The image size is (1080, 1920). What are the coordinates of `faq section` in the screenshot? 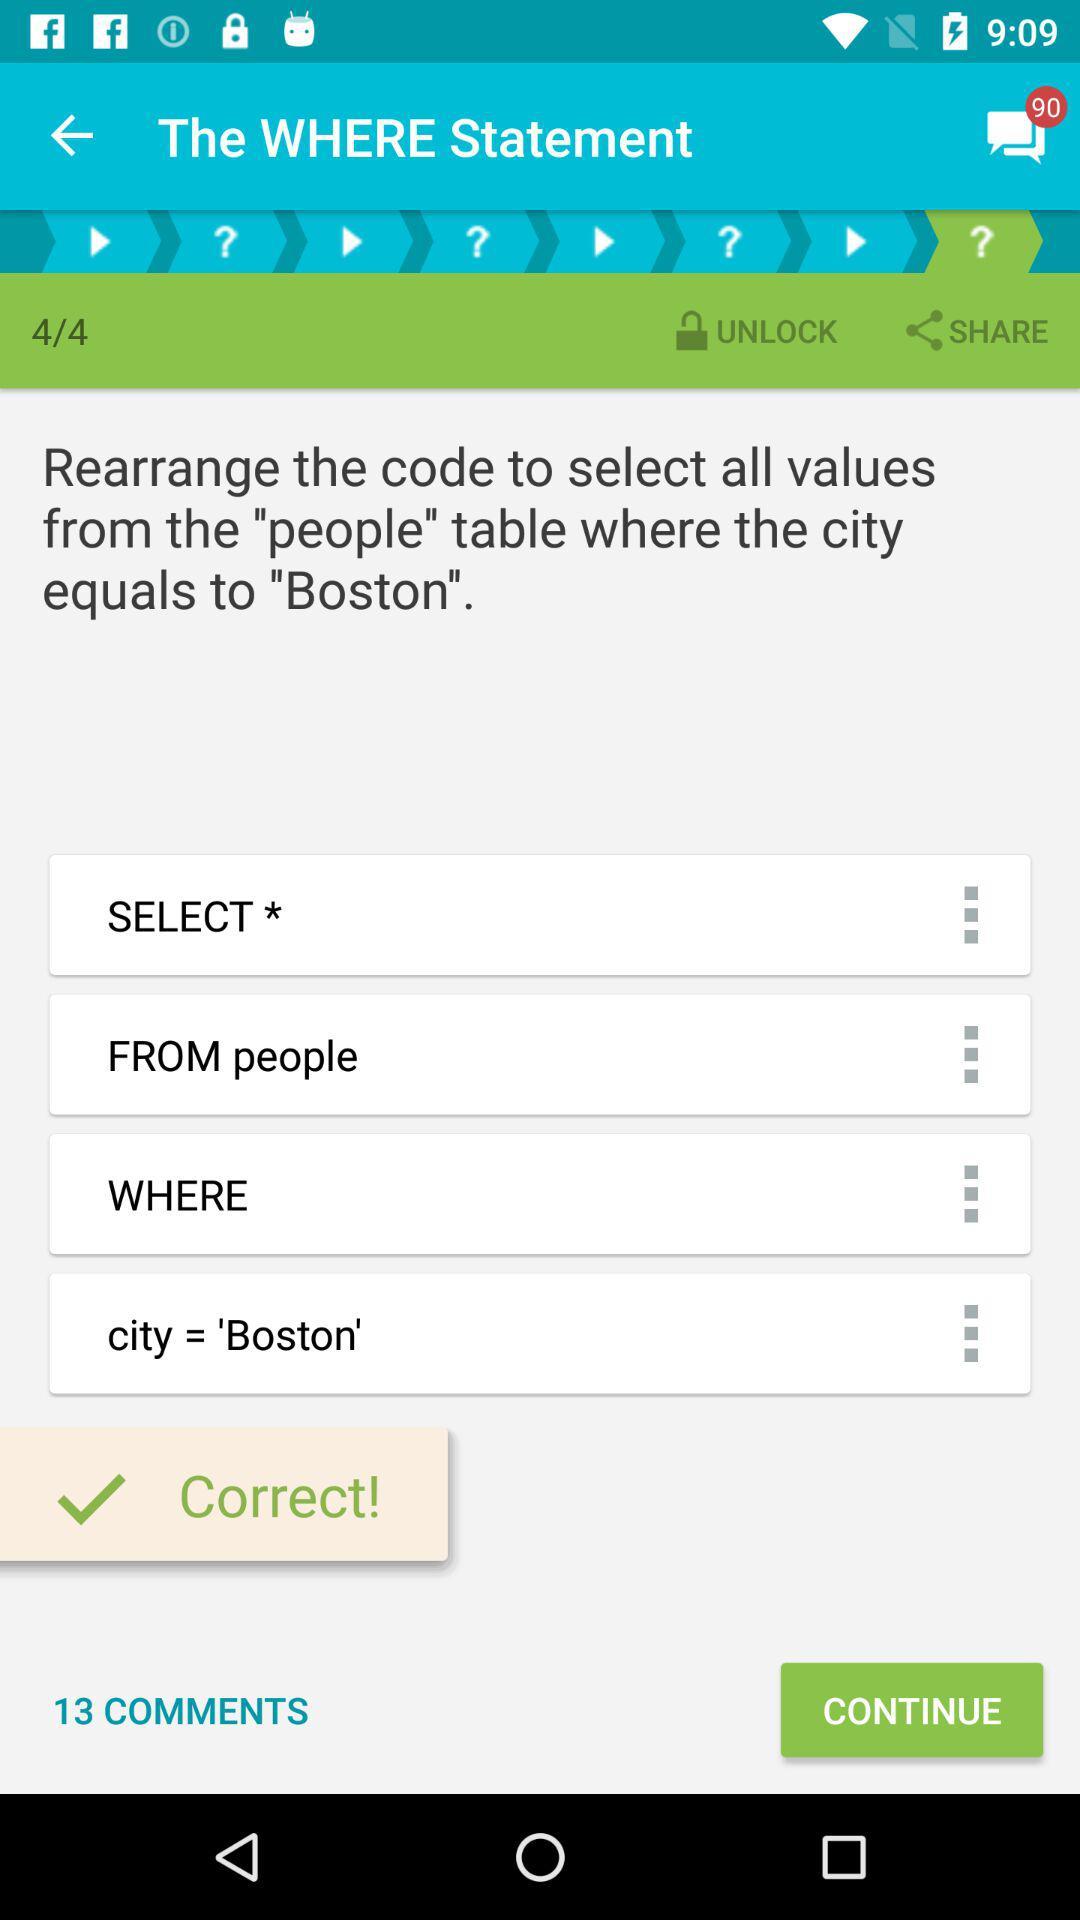 It's located at (477, 240).